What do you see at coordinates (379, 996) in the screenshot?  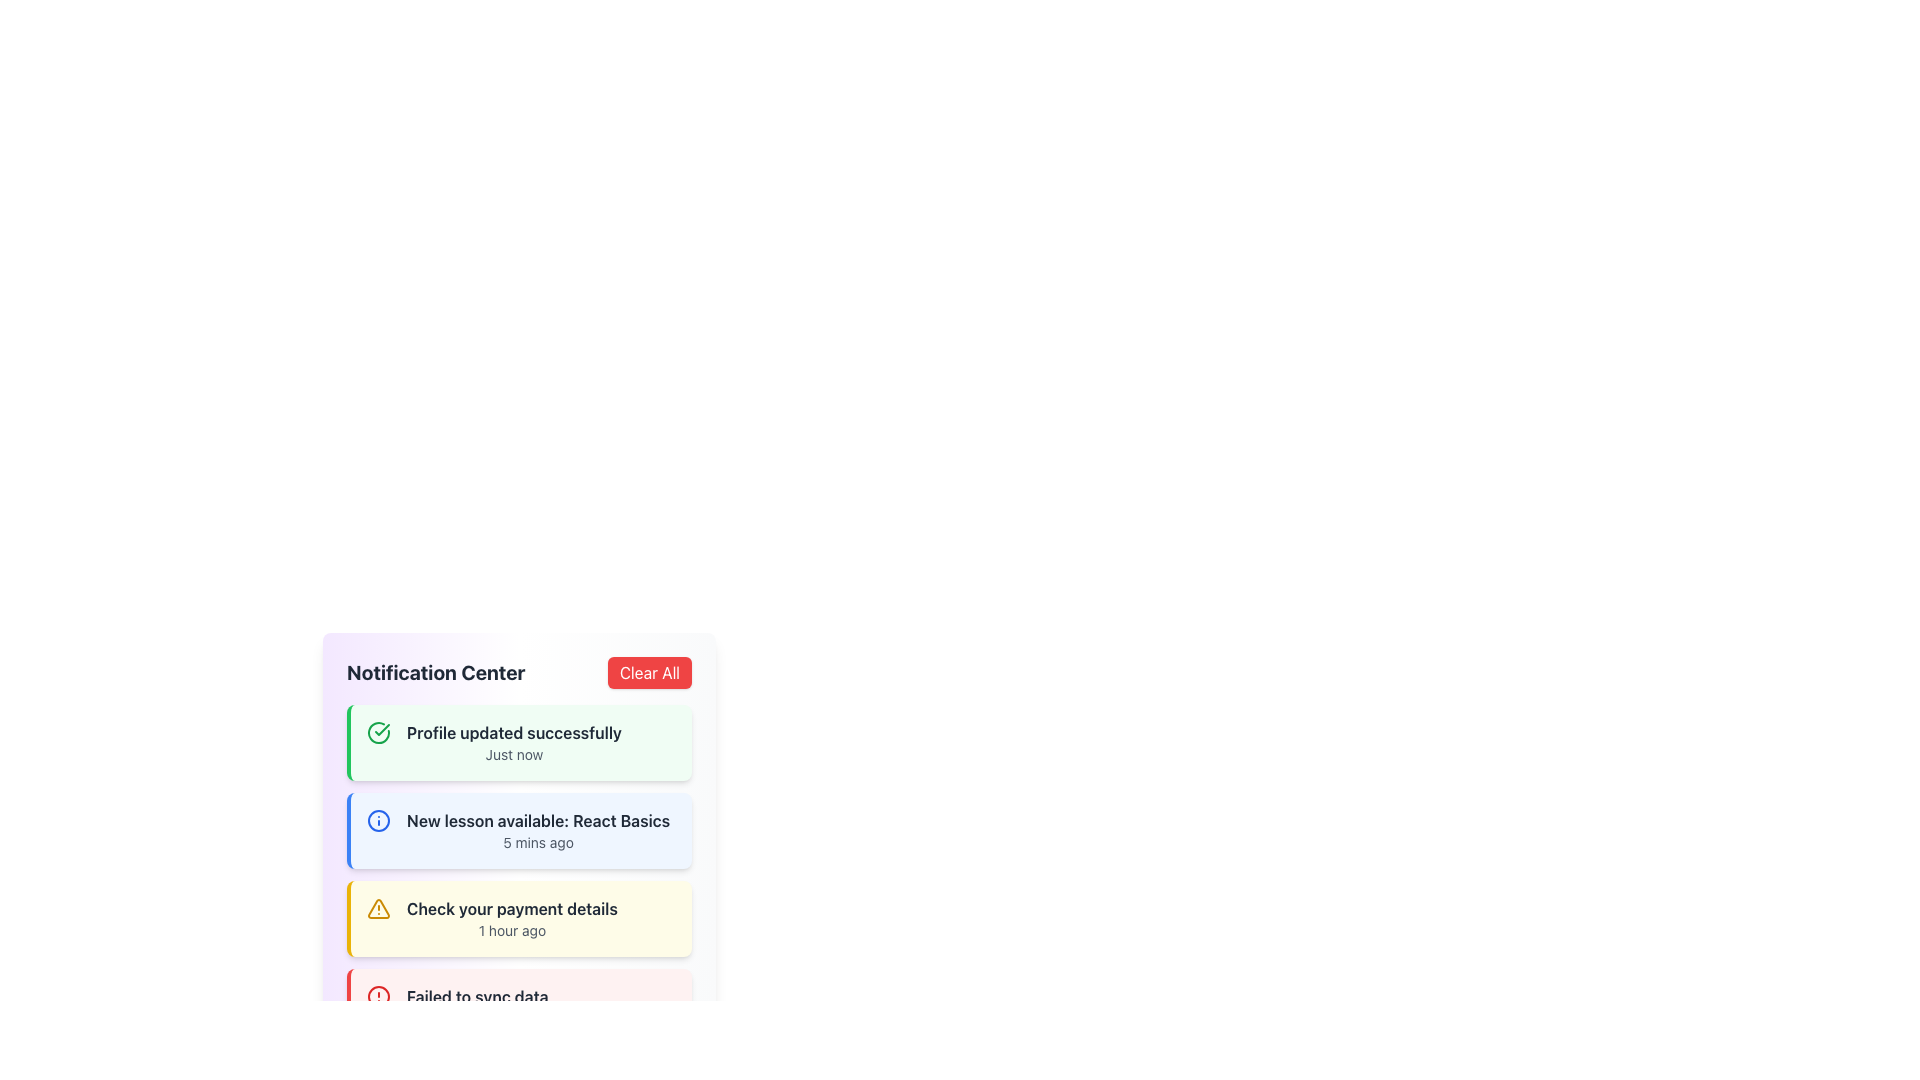 I see `the alert icon within the notification card that conveys urgency or error, located at the bottom of the notification list panel, preceding the text 'Failed to sync data' and 'Yesterday'` at bounding box center [379, 996].